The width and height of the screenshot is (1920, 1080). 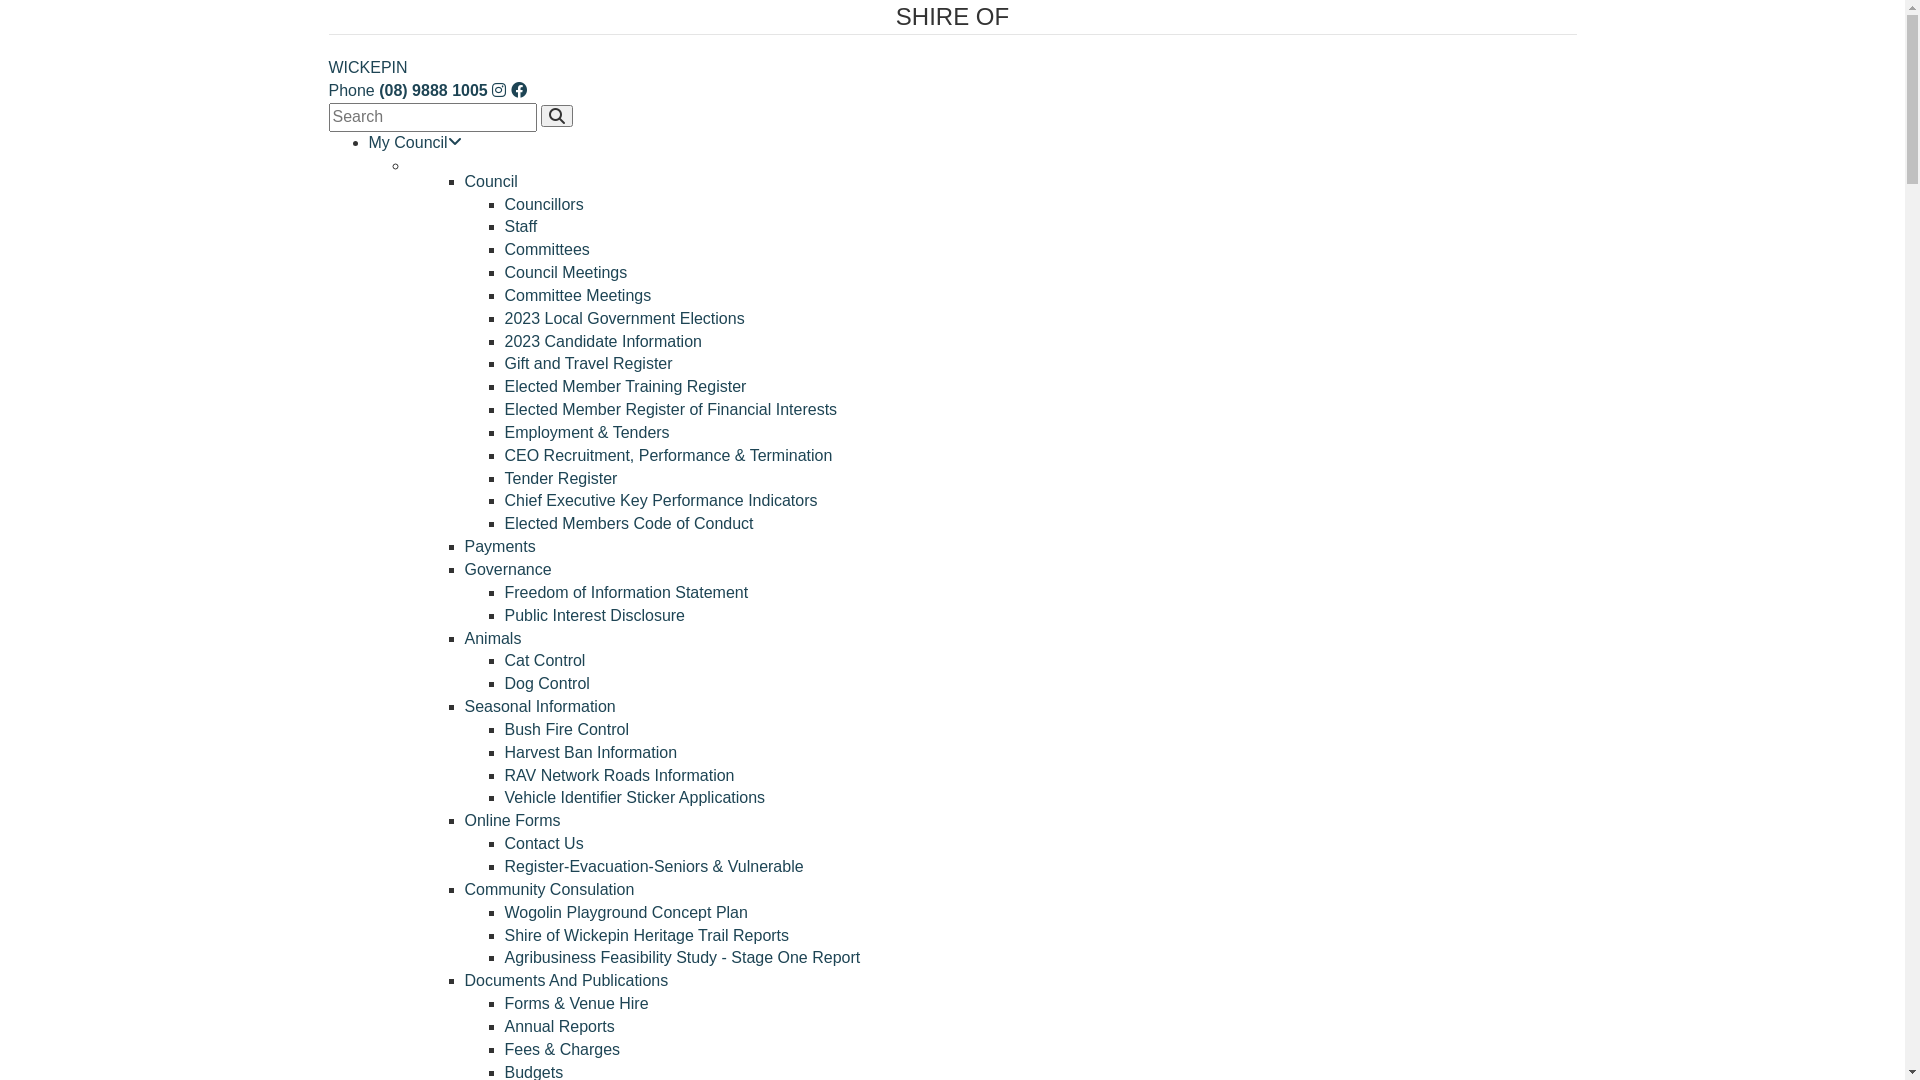 I want to click on 'Bush Fire Control', so click(x=565, y=729).